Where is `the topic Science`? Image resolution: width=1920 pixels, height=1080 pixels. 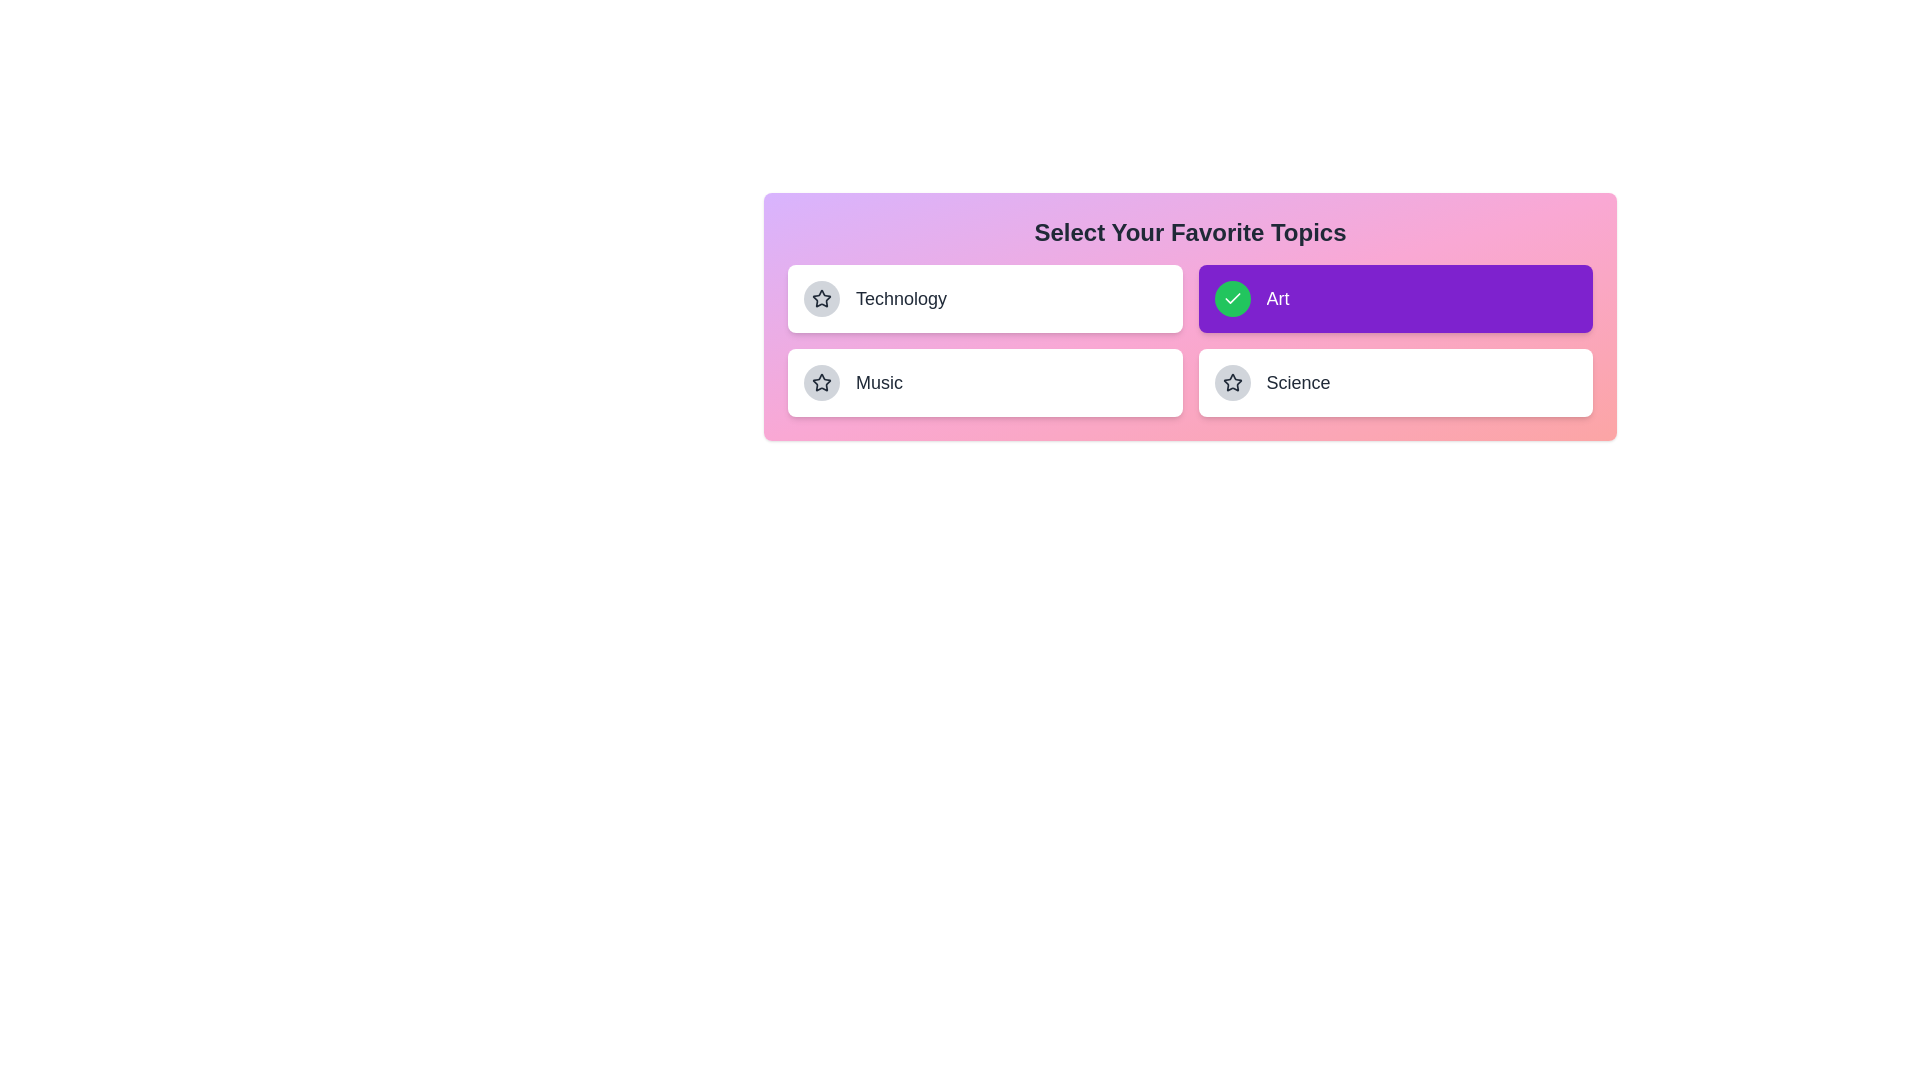 the topic Science is located at coordinates (1394, 382).